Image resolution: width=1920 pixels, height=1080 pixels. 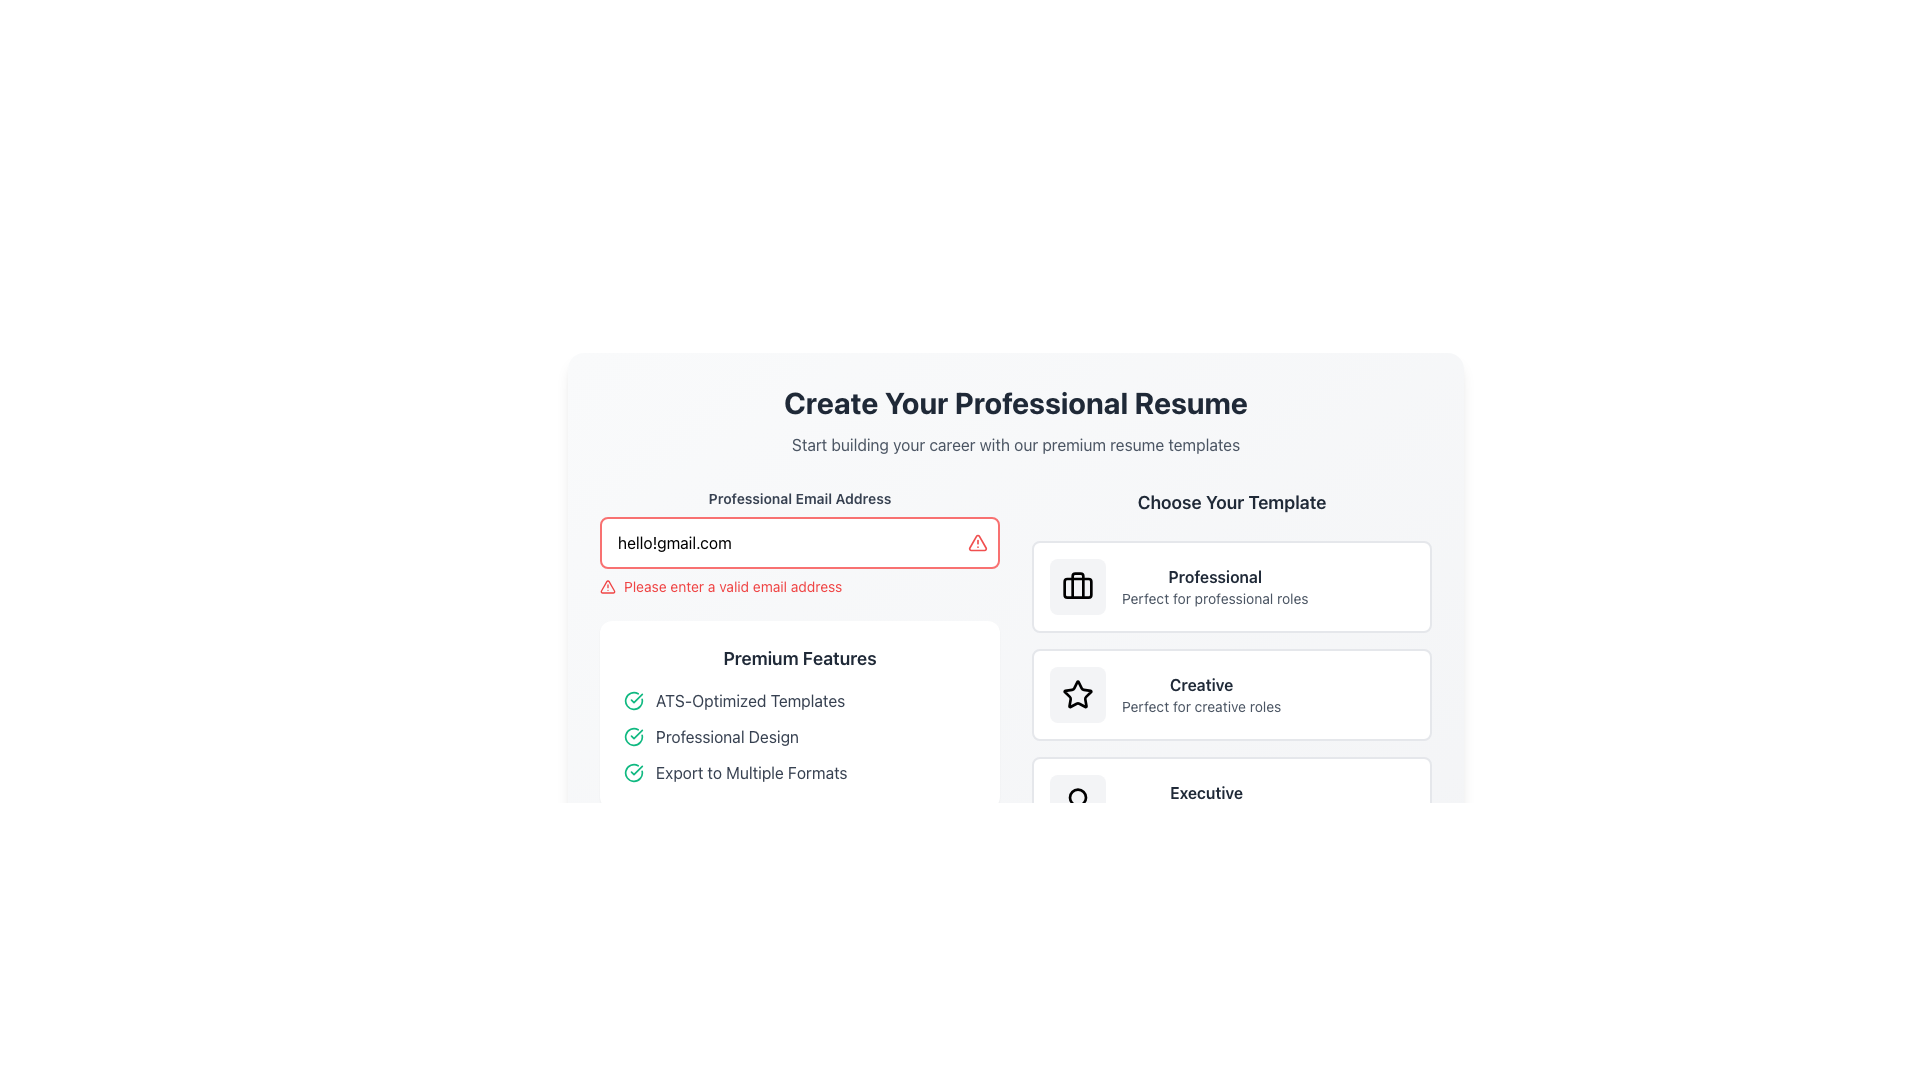 I want to click on the selection option for the professional template located in the 'Choose Your Template' section, so click(x=1231, y=585).